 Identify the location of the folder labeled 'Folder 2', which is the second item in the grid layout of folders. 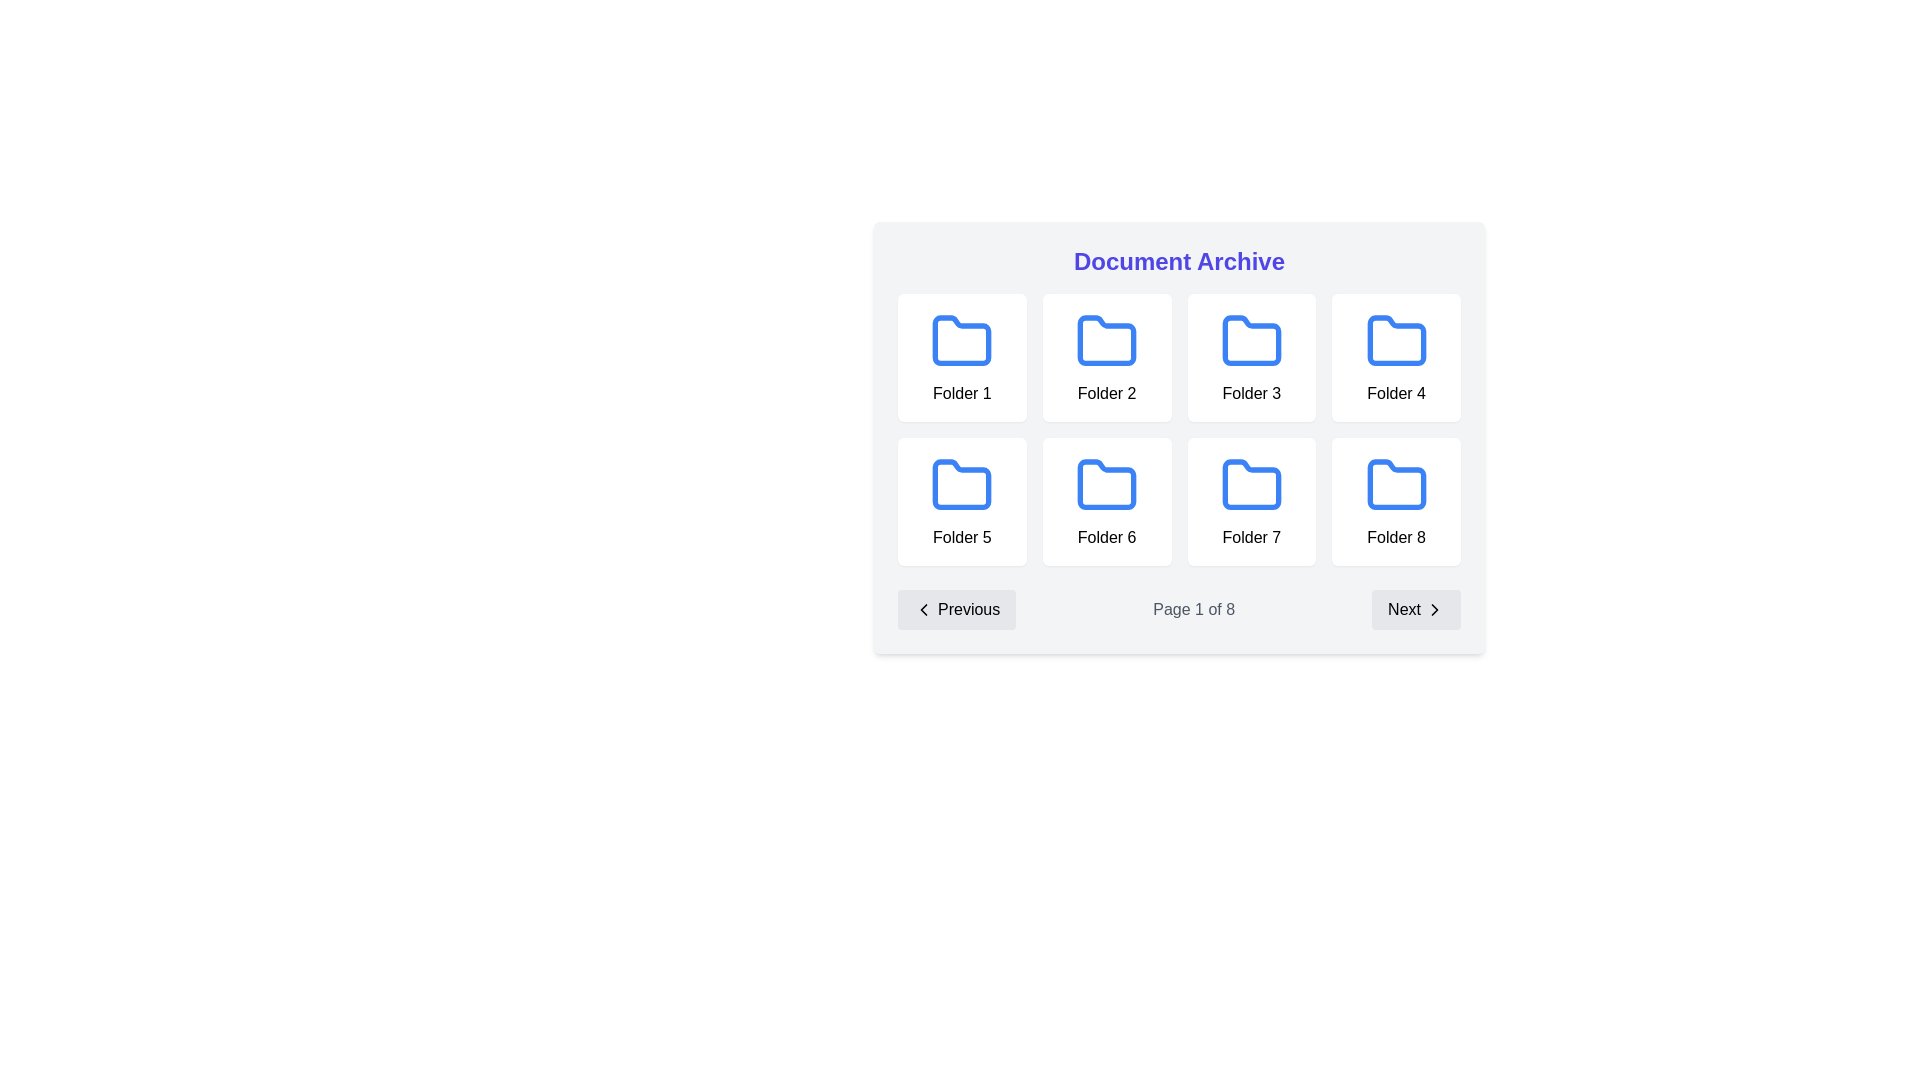
(1106, 357).